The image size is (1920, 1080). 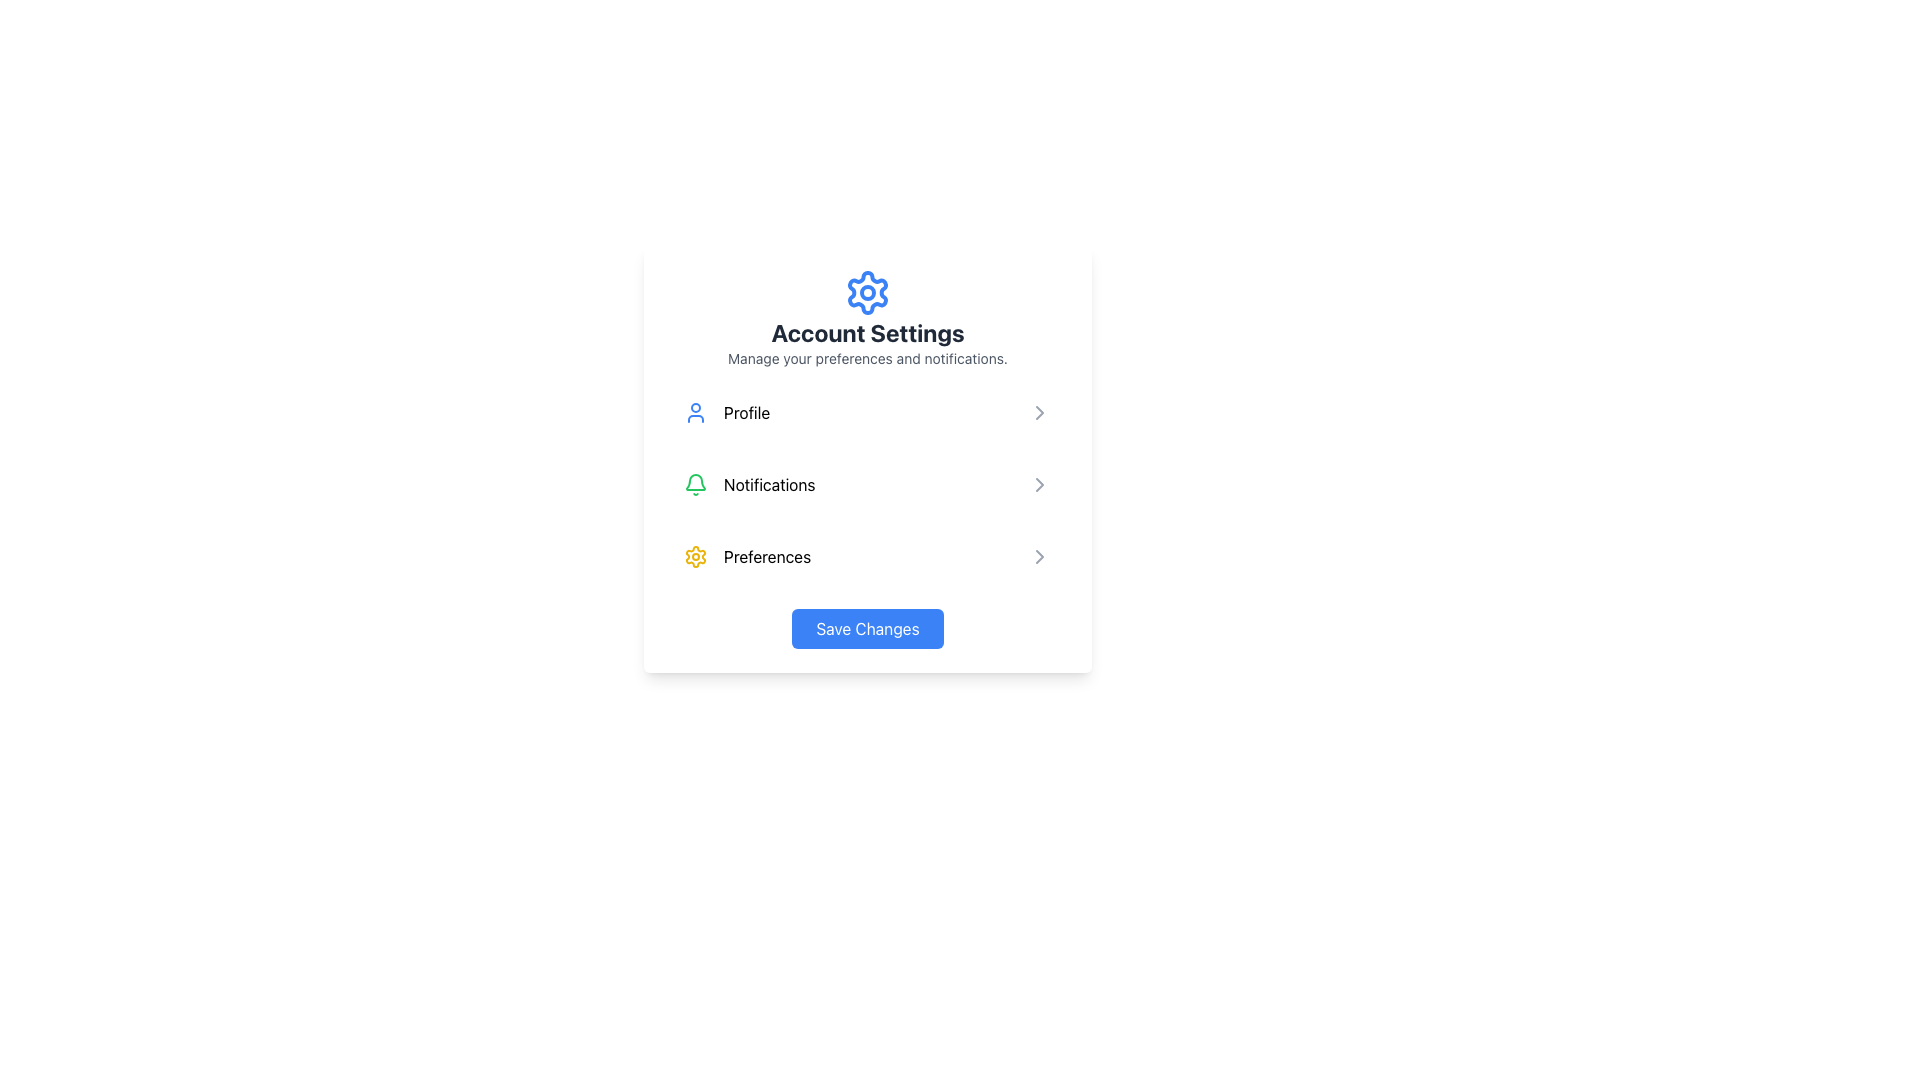 What do you see at coordinates (1040, 411) in the screenshot?
I see `the right-facing chevron icon button located on the right side of the 'Notifications' list item` at bounding box center [1040, 411].